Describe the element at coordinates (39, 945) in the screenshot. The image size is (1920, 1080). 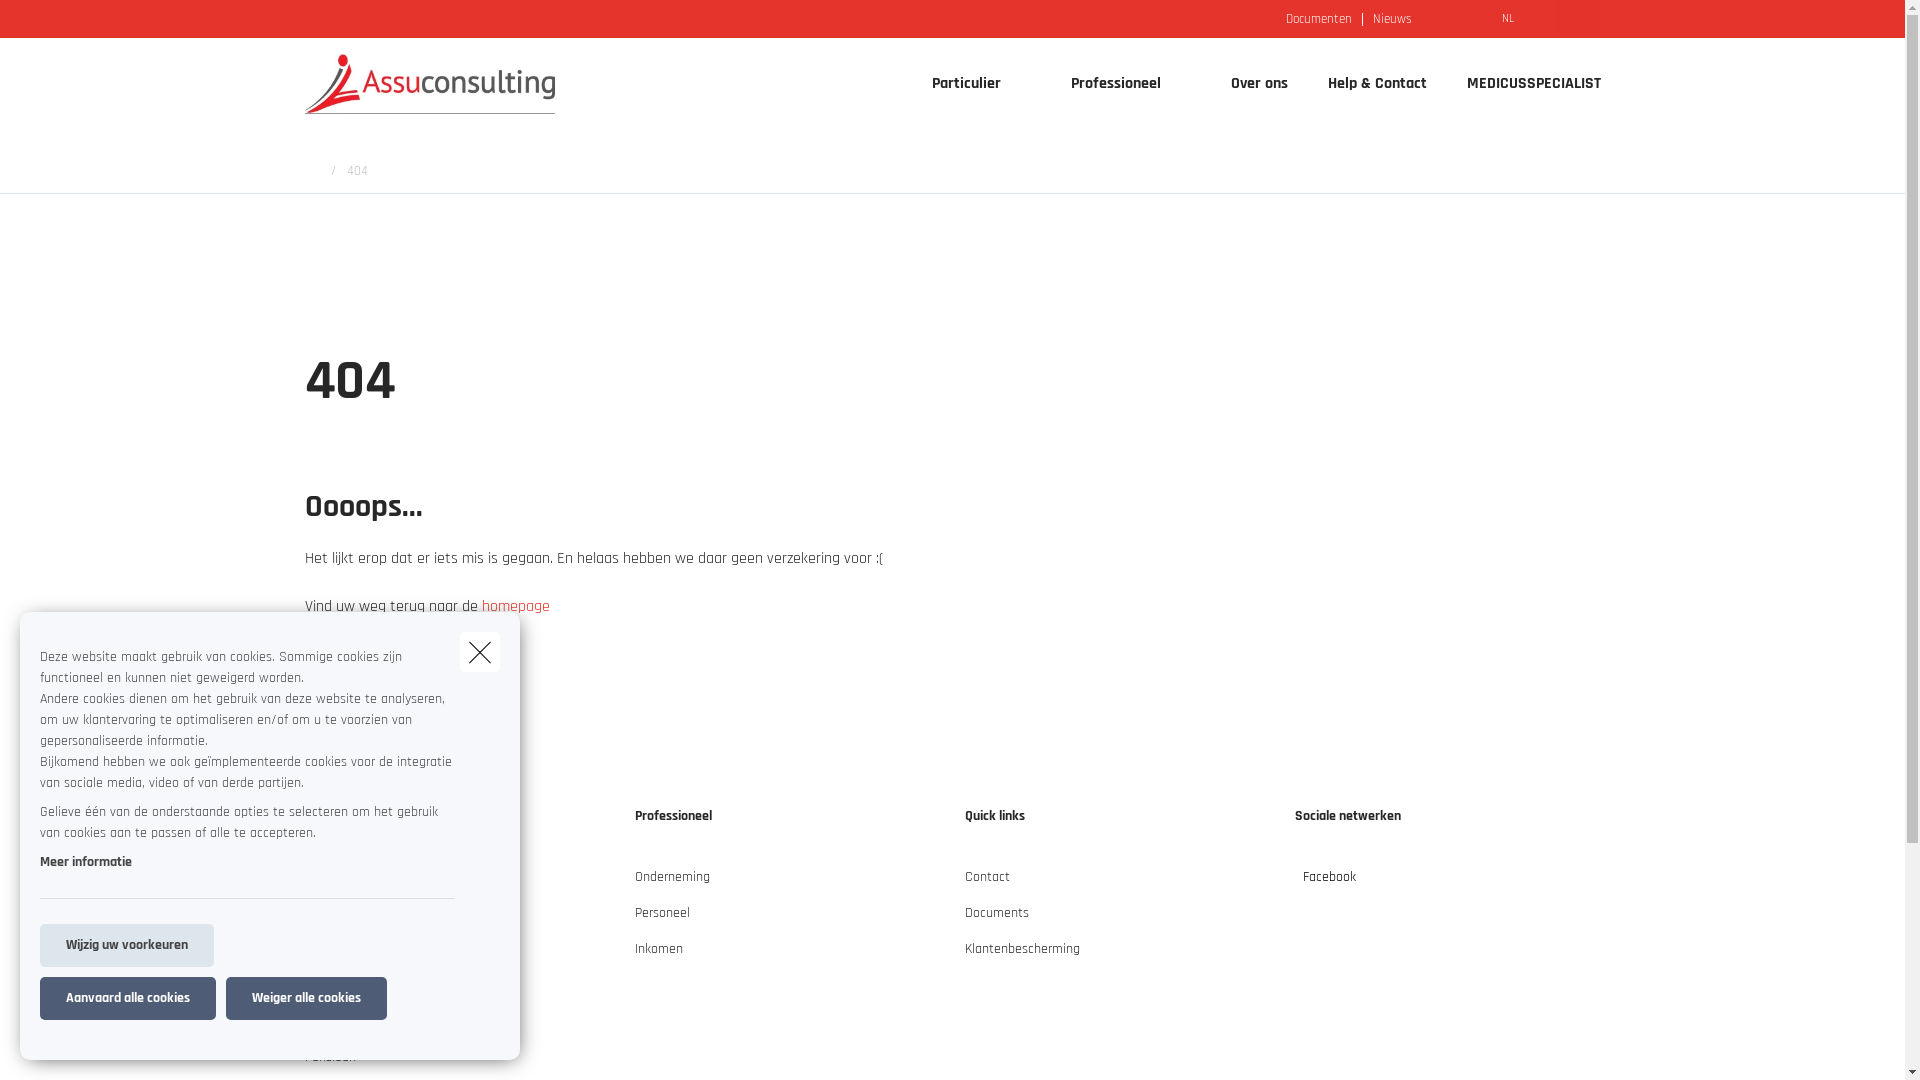
I see `'Wijzig uw voorkeuren'` at that location.